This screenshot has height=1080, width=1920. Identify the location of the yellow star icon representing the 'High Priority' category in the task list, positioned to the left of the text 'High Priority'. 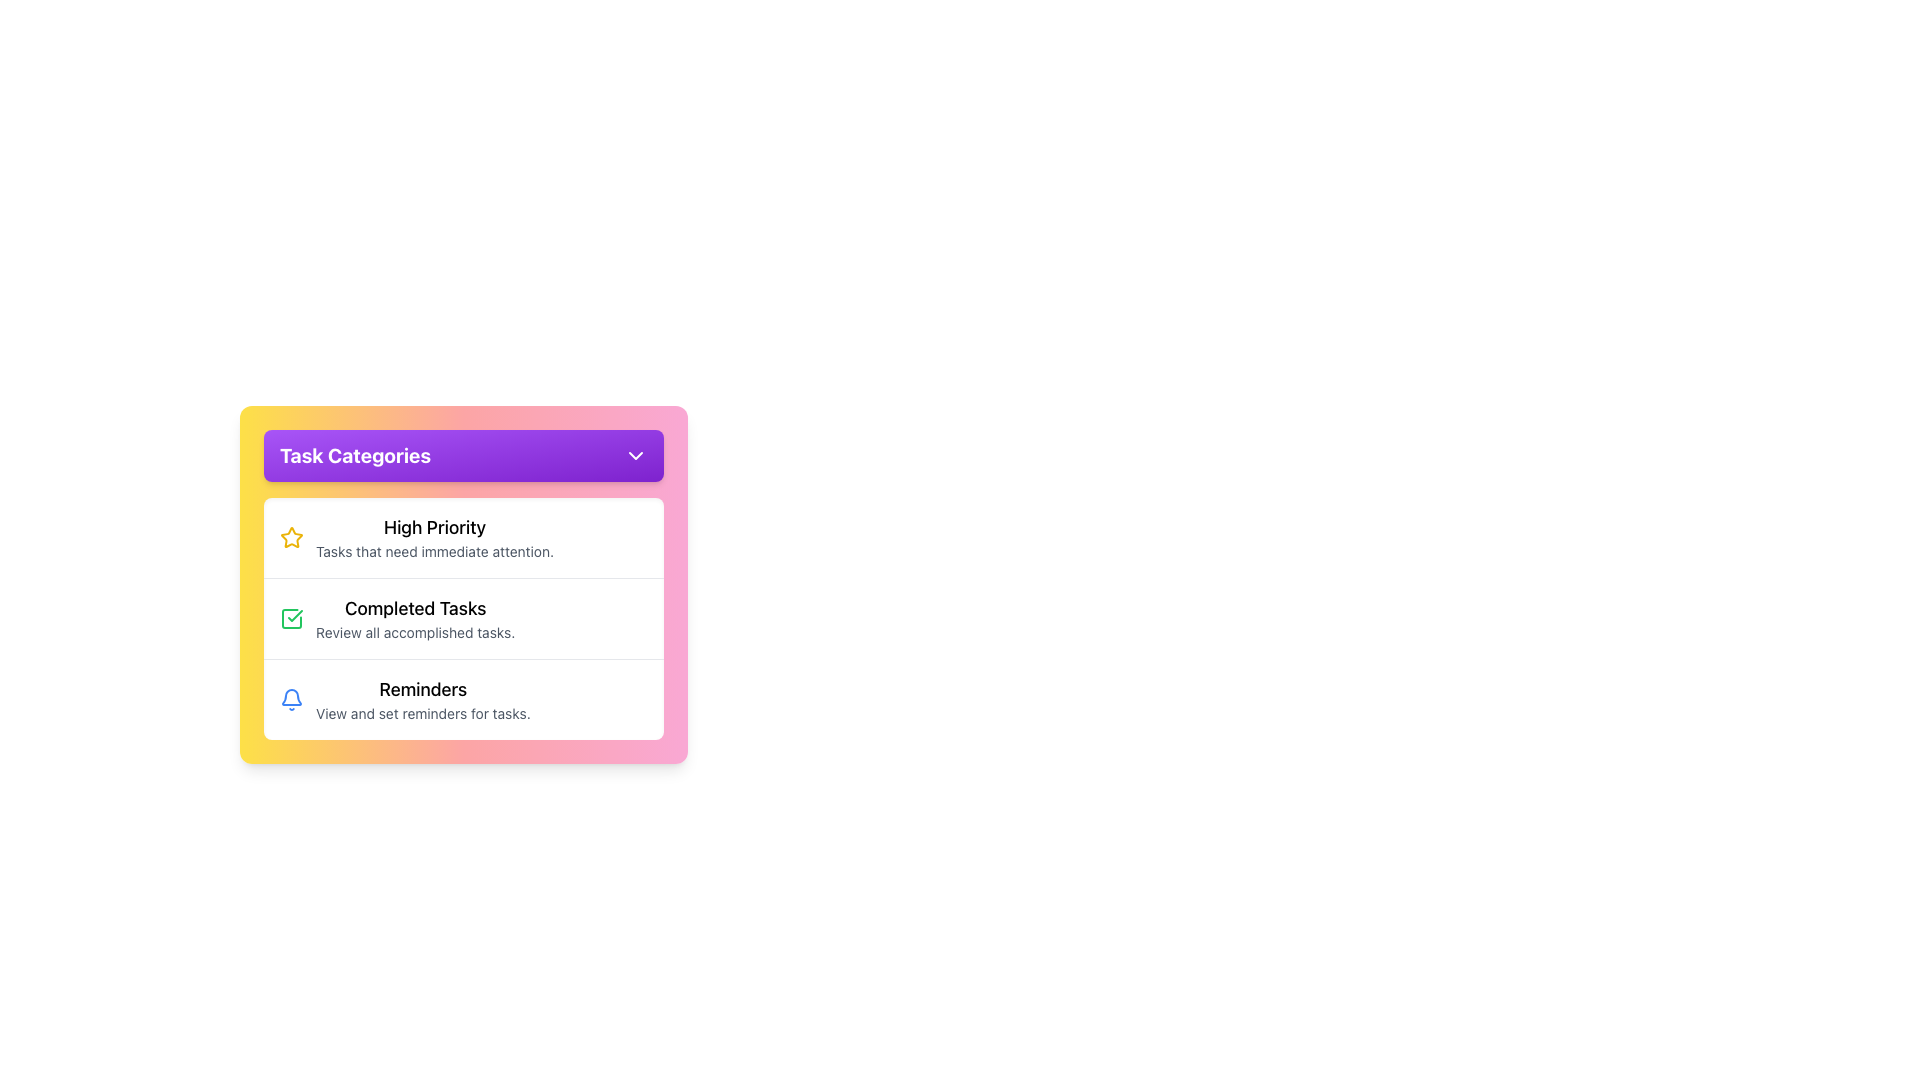
(291, 536).